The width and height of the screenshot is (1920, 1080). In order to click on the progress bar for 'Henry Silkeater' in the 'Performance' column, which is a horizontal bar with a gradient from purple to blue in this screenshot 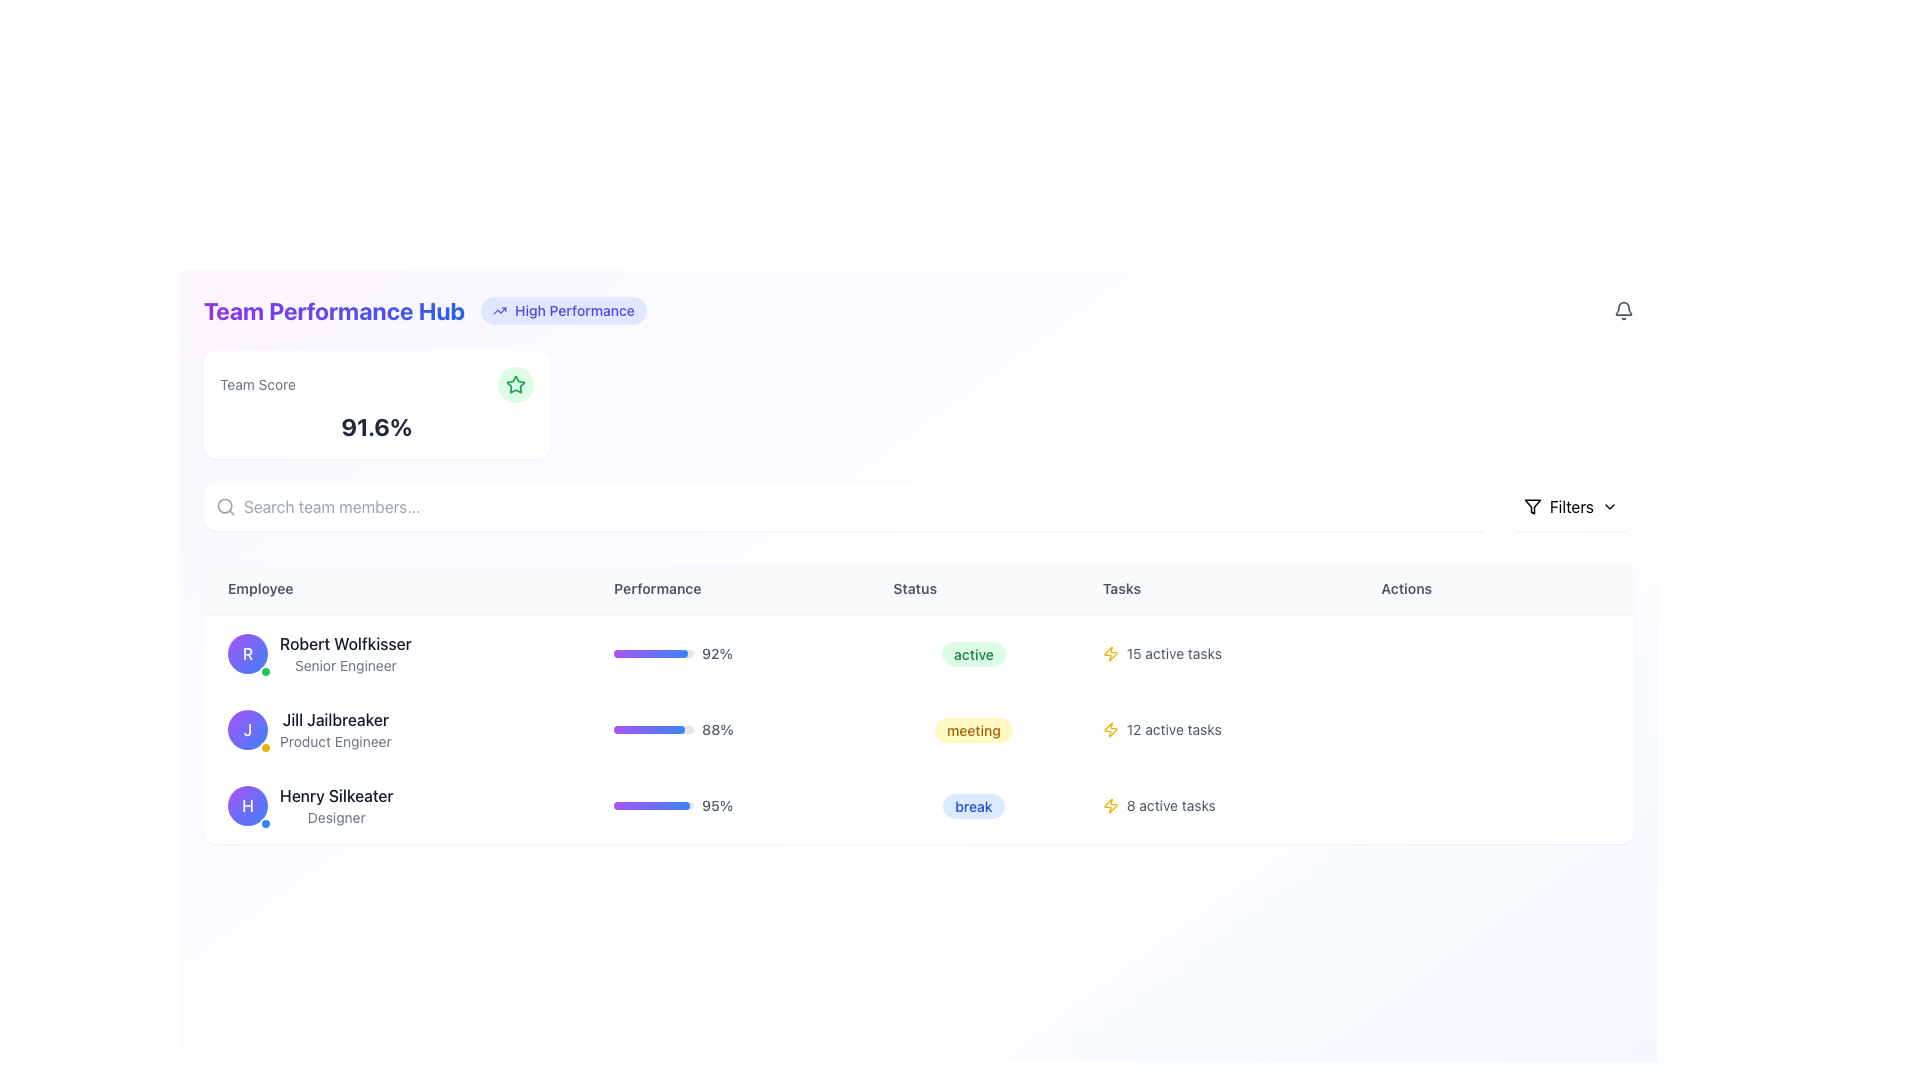, I will do `click(652, 805)`.